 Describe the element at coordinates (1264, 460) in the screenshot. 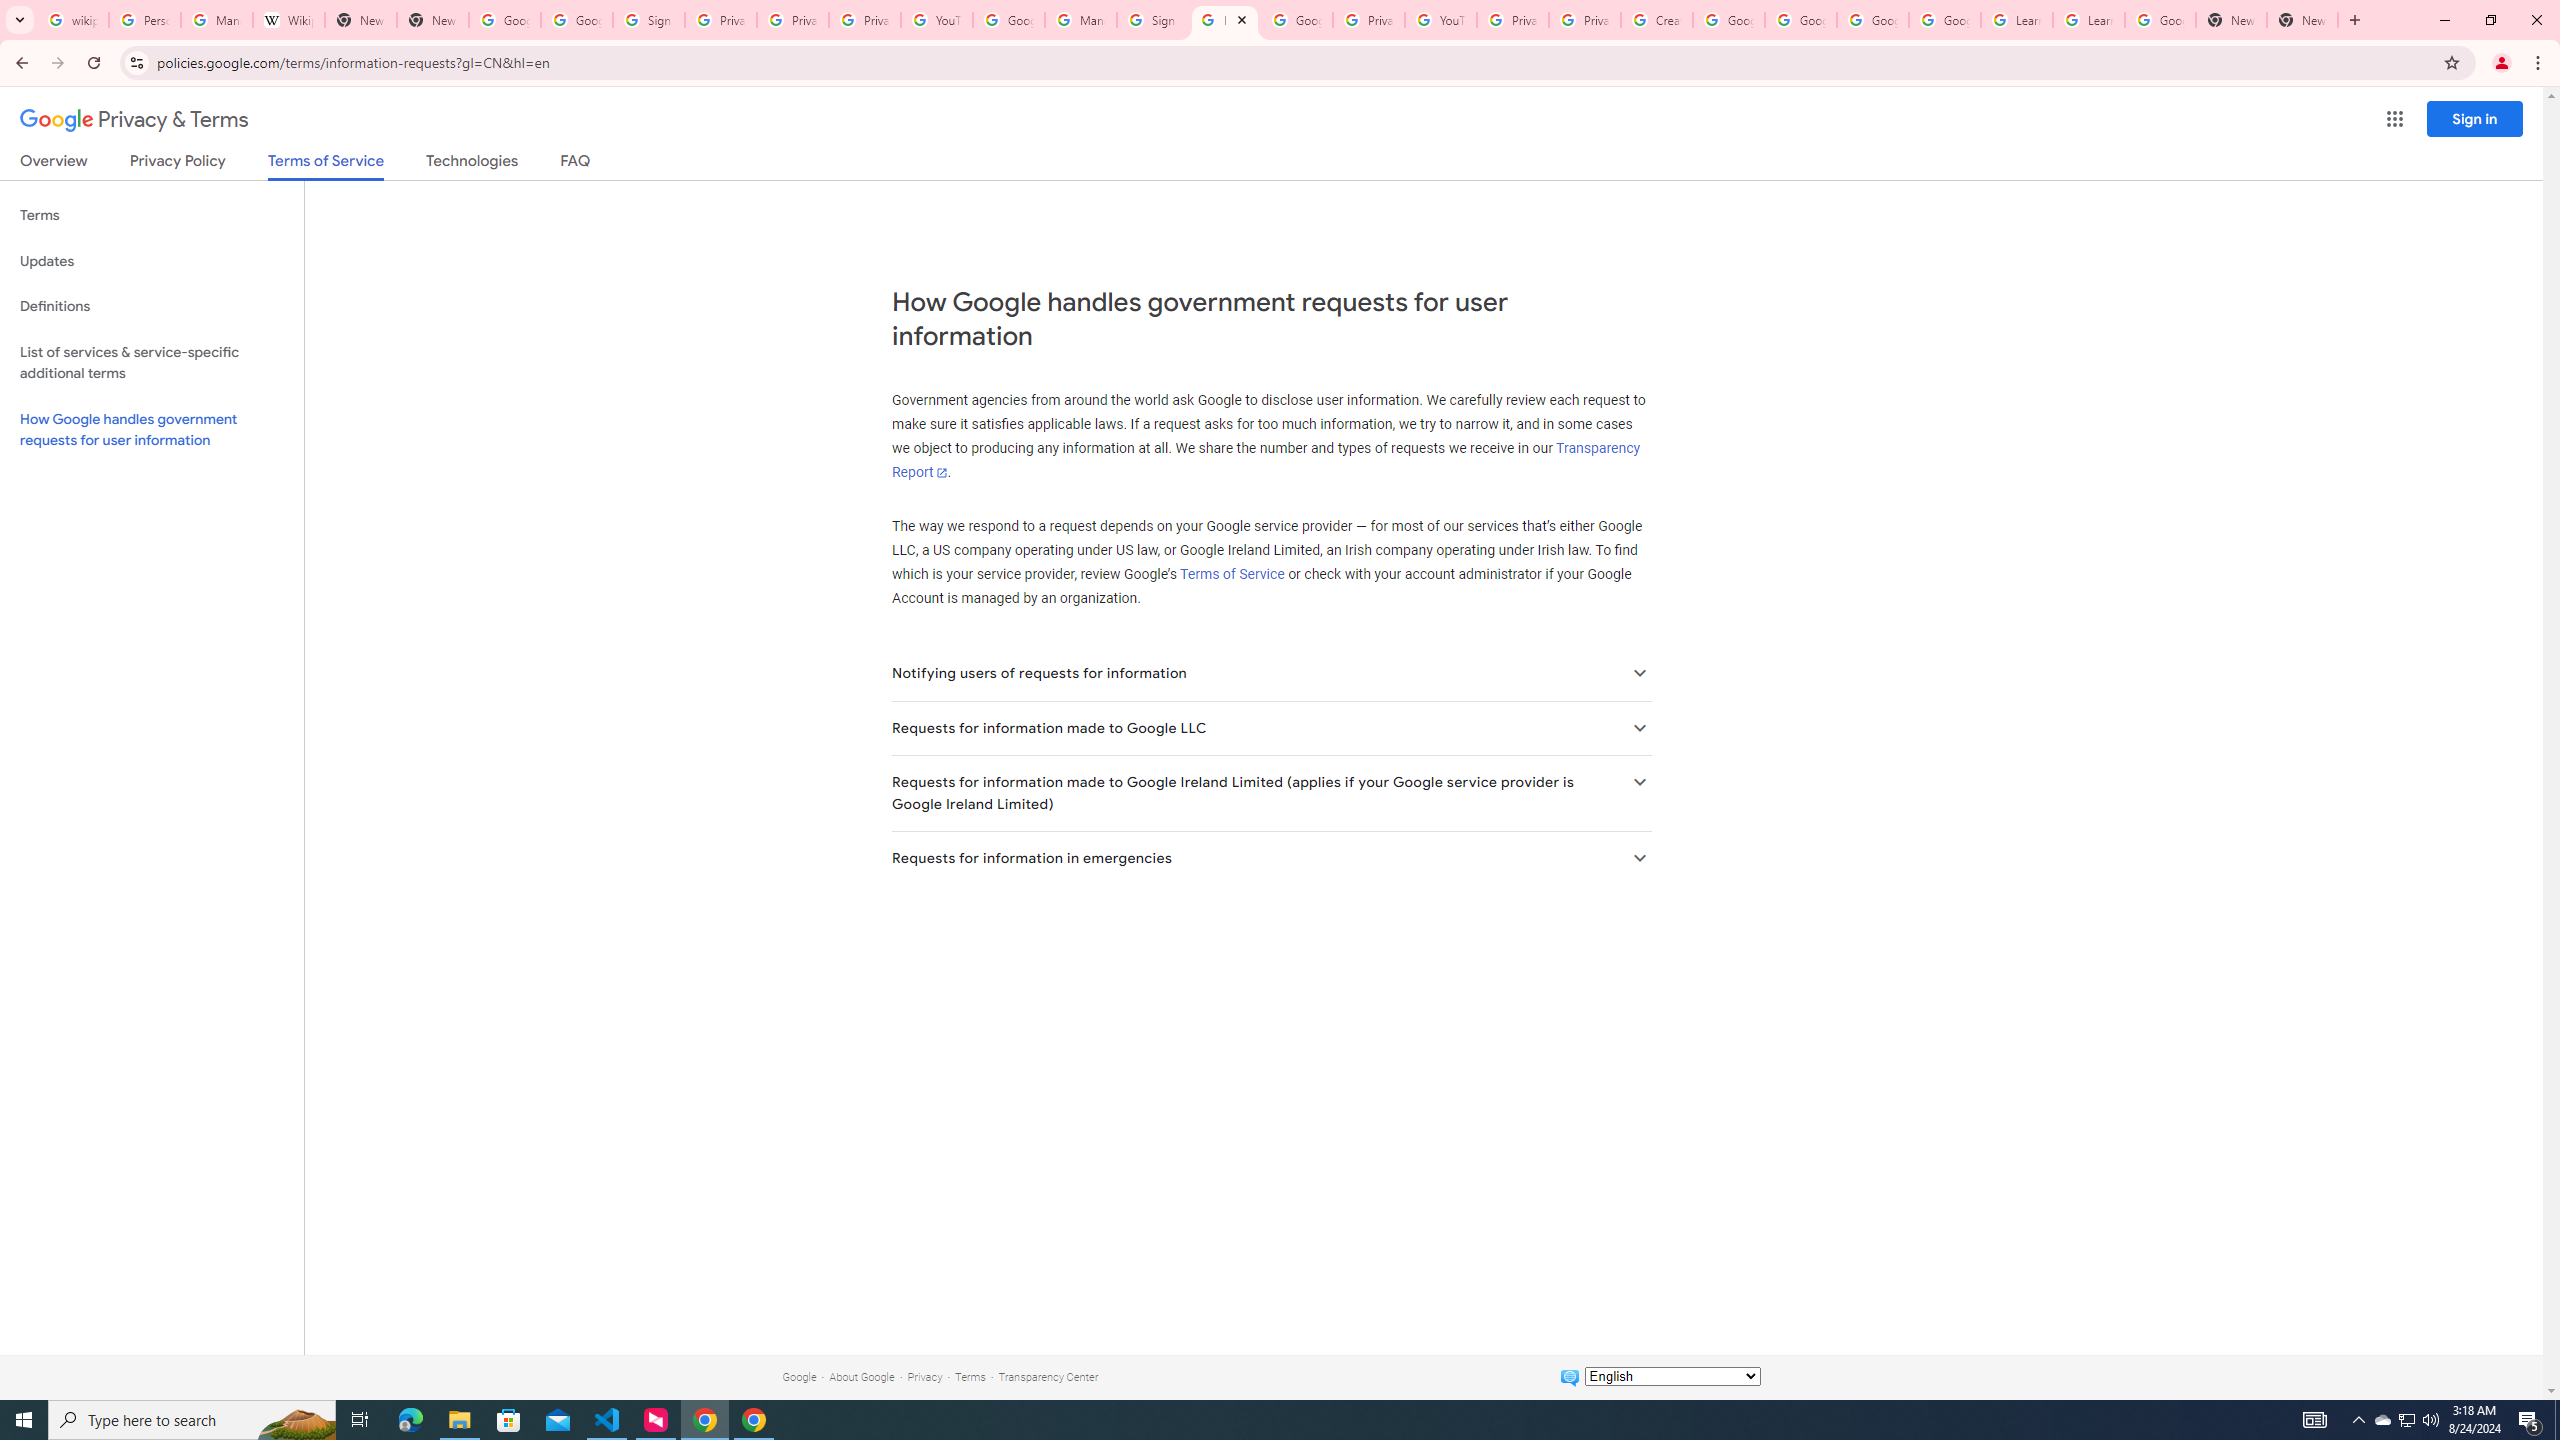

I see `'Transparency Report'` at that location.